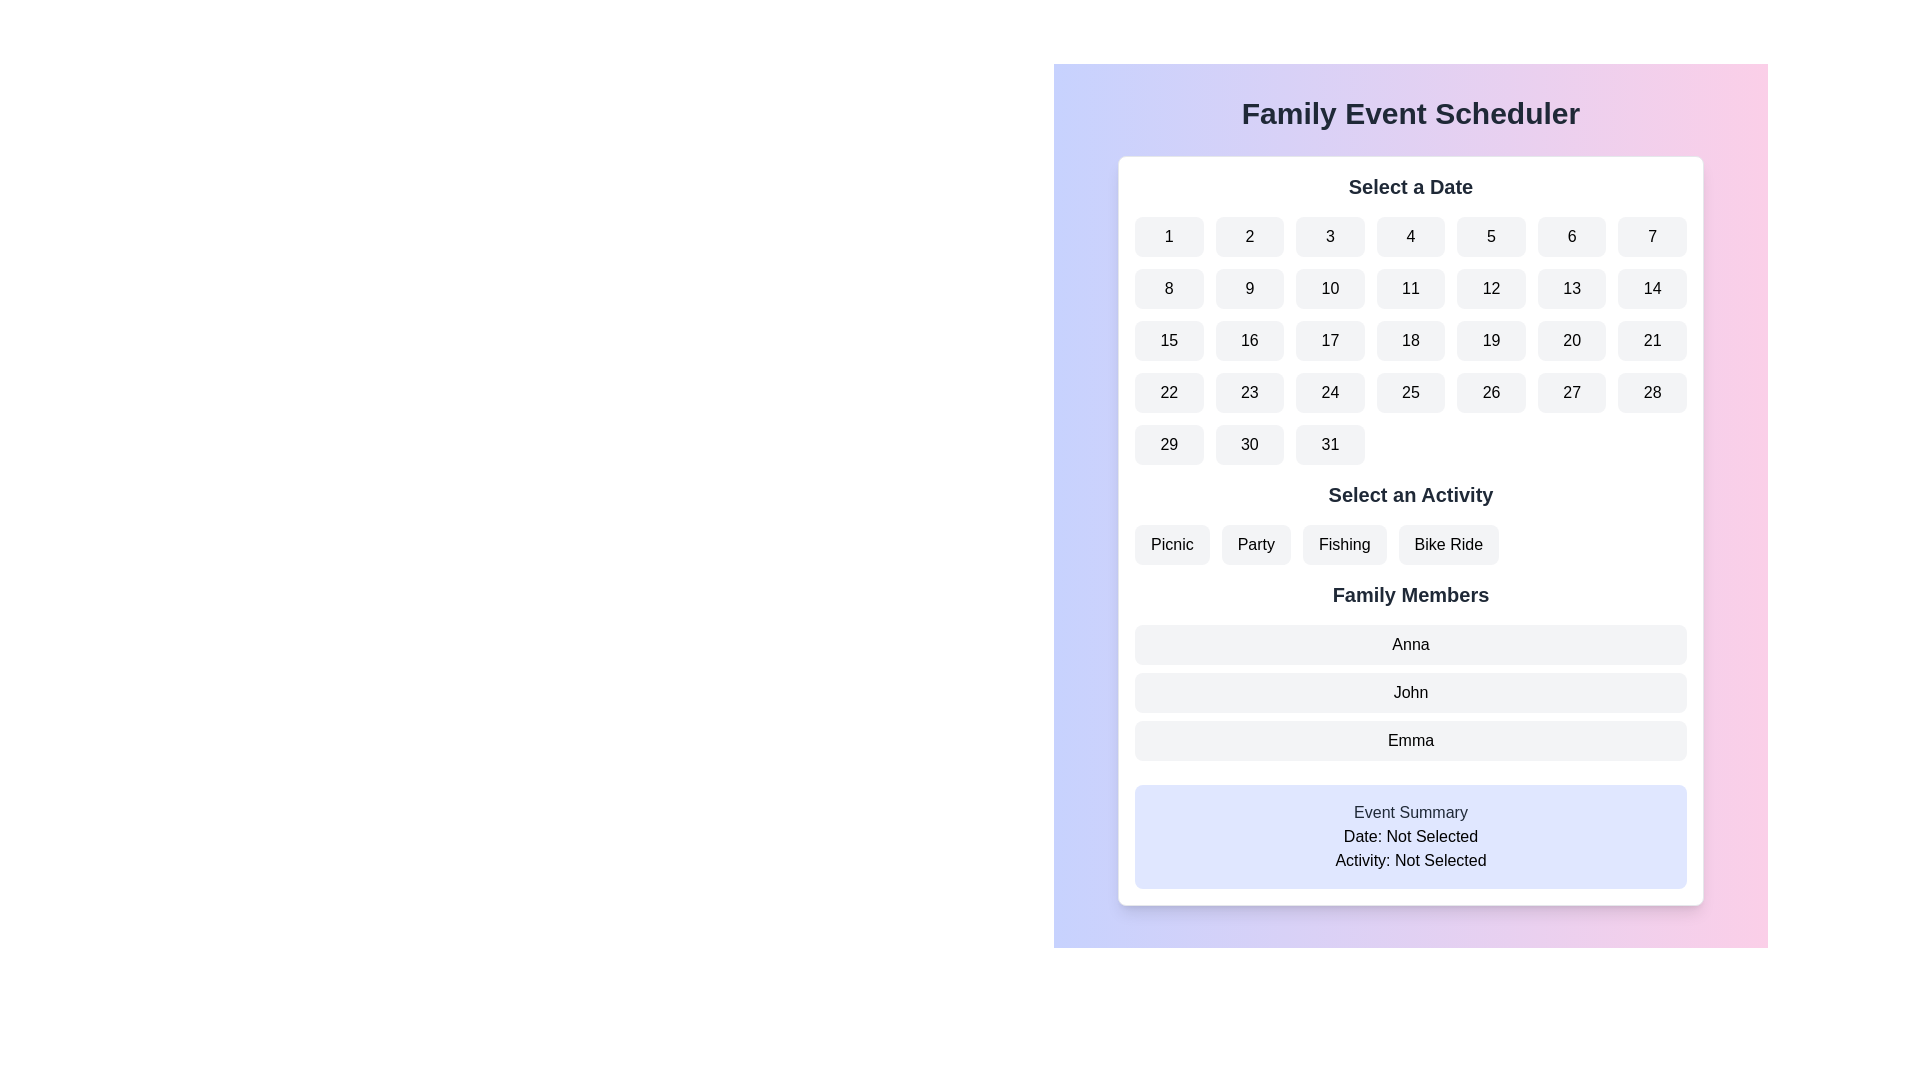 Image resolution: width=1920 pixels, height=1080 pixels. I want to click on the selectable date button located in the third row and sixth column of the calendar interface, so click(1571, 339).